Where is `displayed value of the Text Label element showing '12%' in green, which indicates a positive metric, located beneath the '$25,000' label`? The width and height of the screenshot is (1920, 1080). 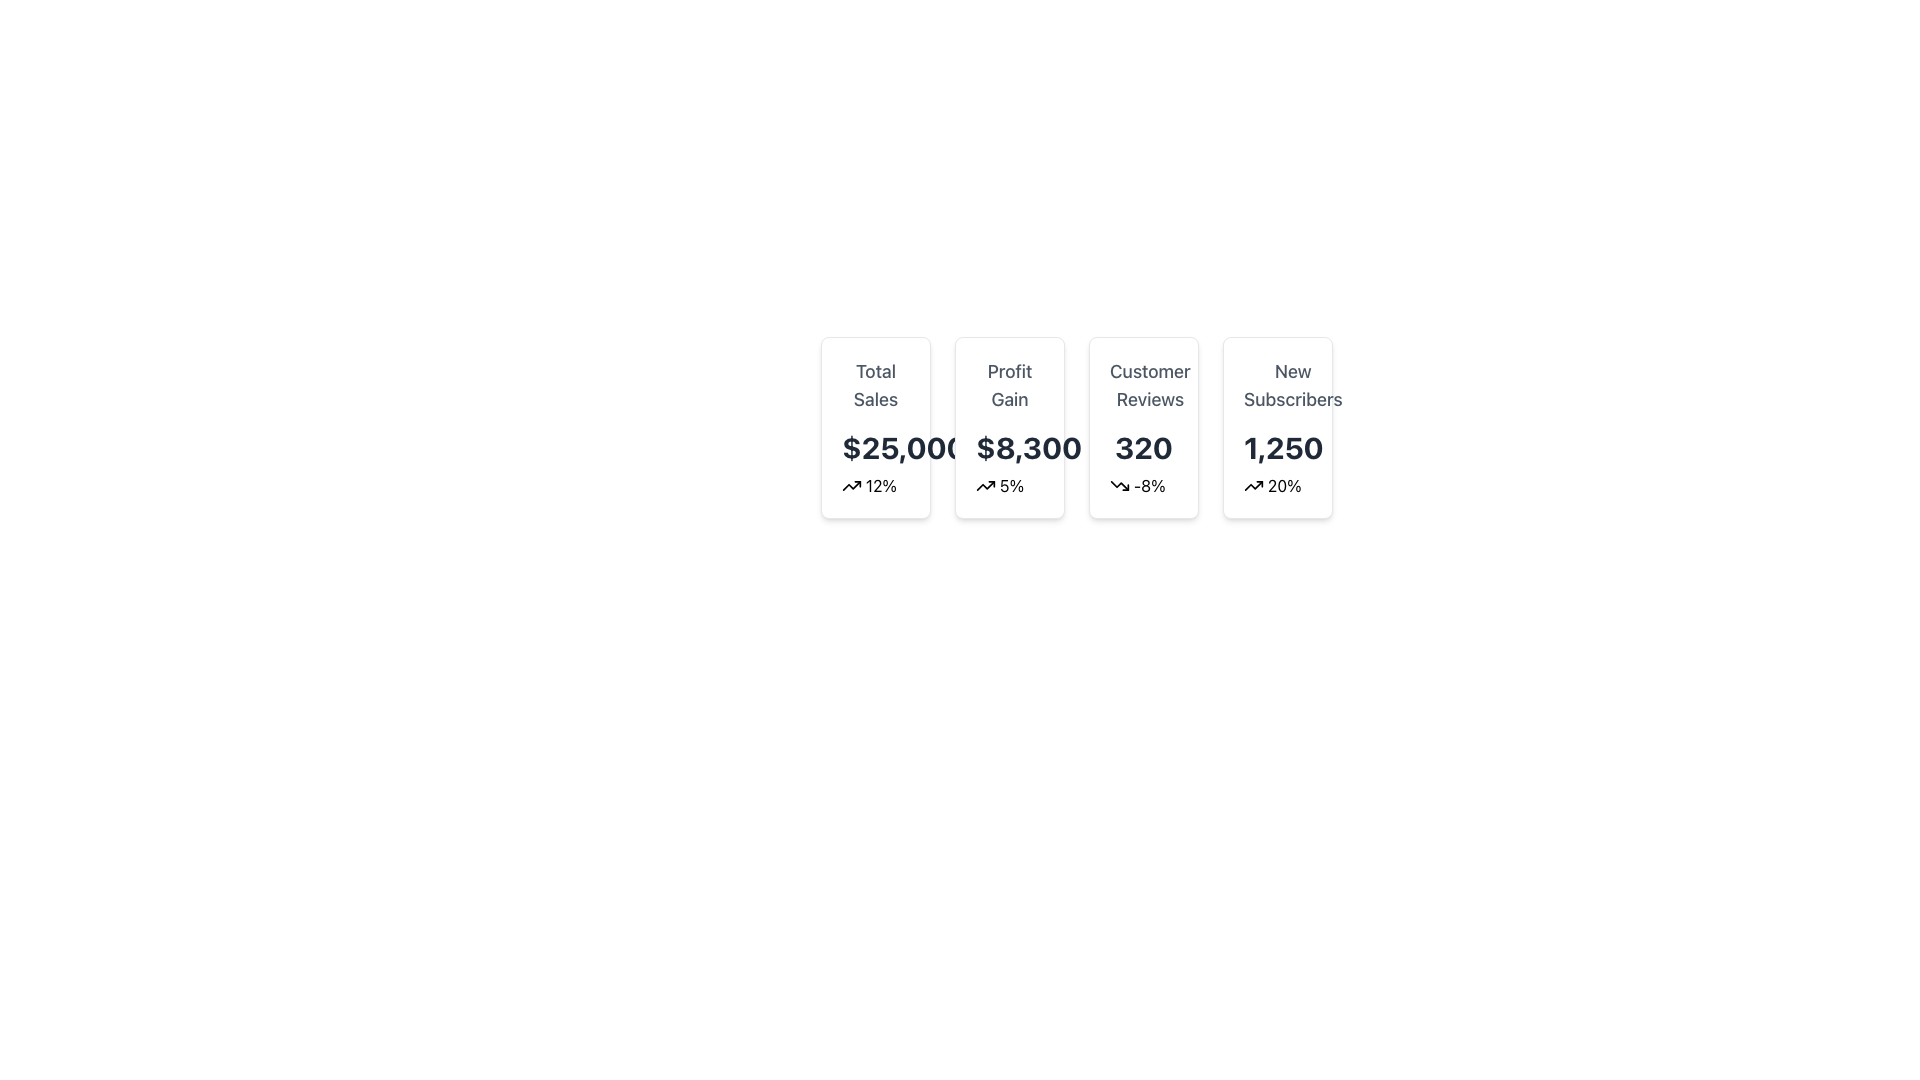
displayed value of the Text Label element showing '12%' in green, which indicates a positive metric, located beneath the '$25,000' label is located at coordinates (880, 486).